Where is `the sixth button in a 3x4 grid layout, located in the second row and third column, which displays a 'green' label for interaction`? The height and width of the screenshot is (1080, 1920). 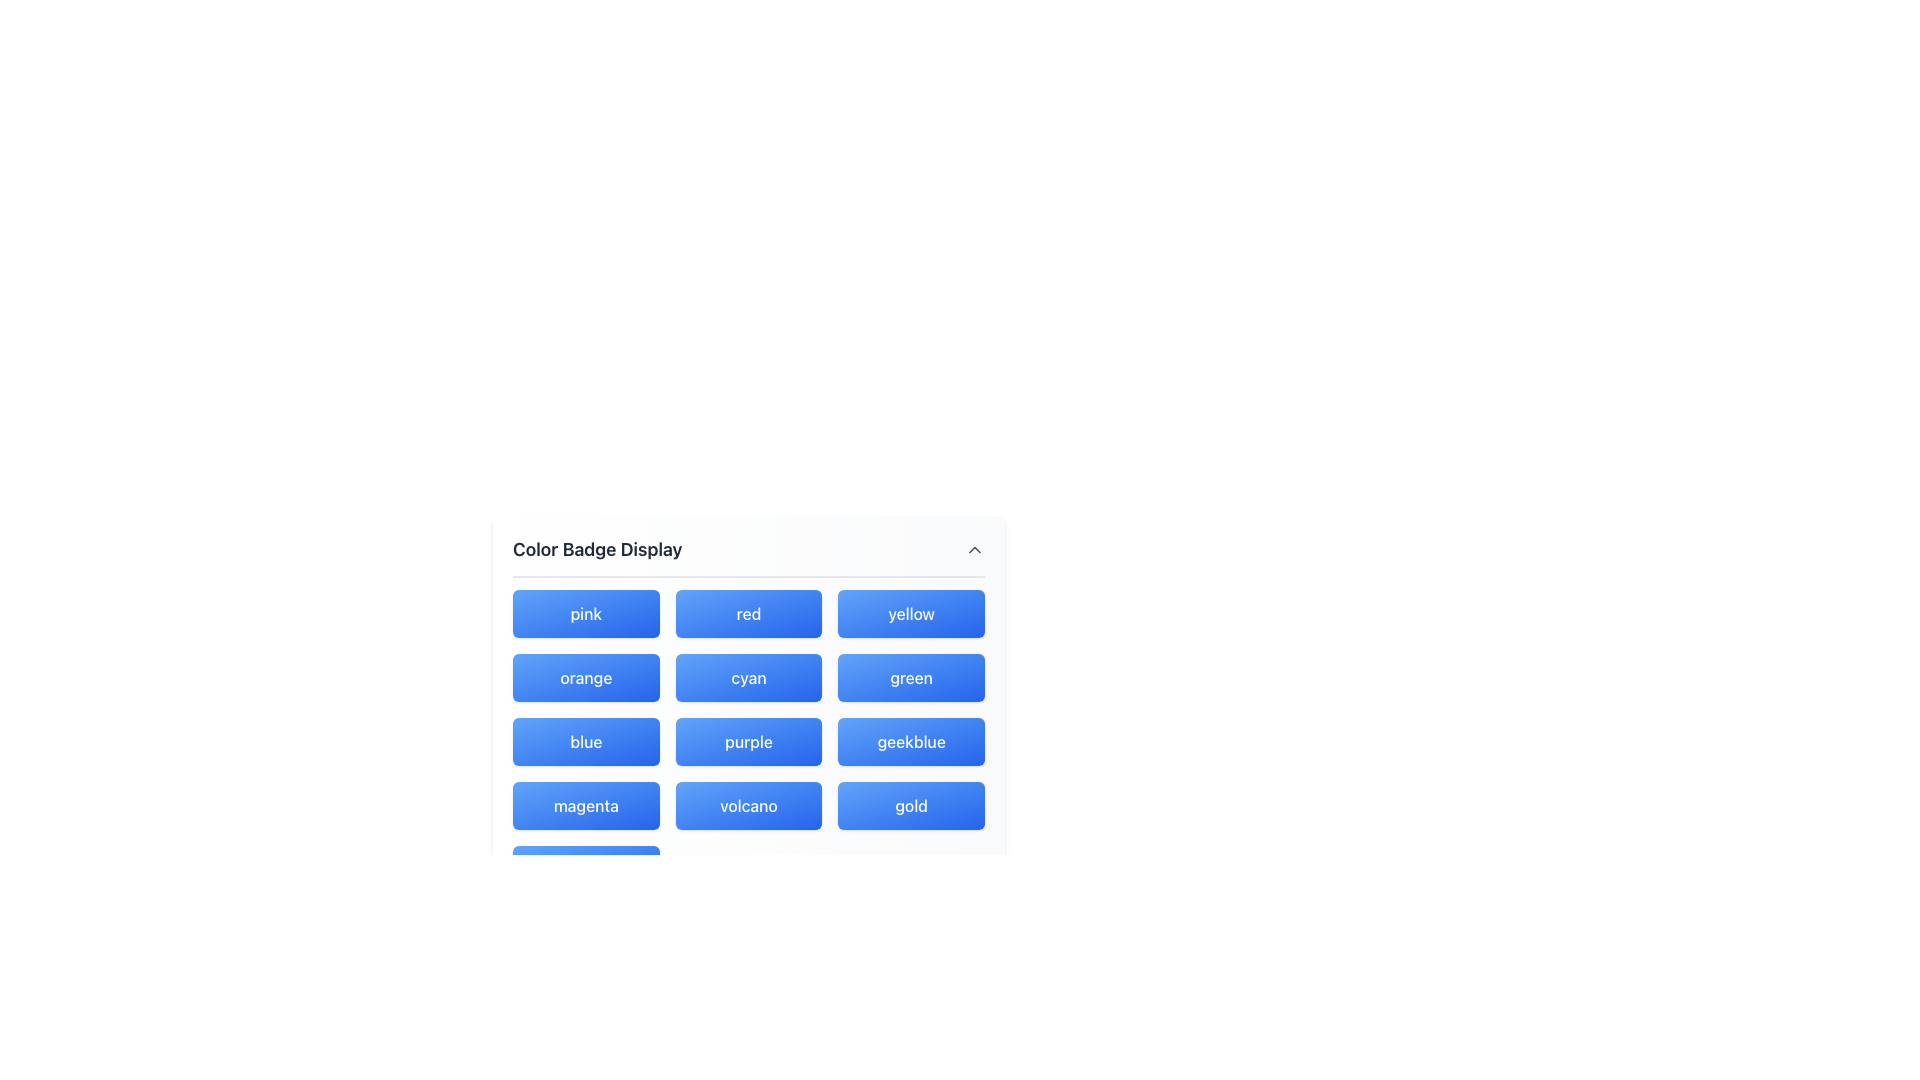
the sixth button in a 3x4 grid layout, located in the second row and third column, which displays a 'green' label for interaction is located at coordinates (910, 677).